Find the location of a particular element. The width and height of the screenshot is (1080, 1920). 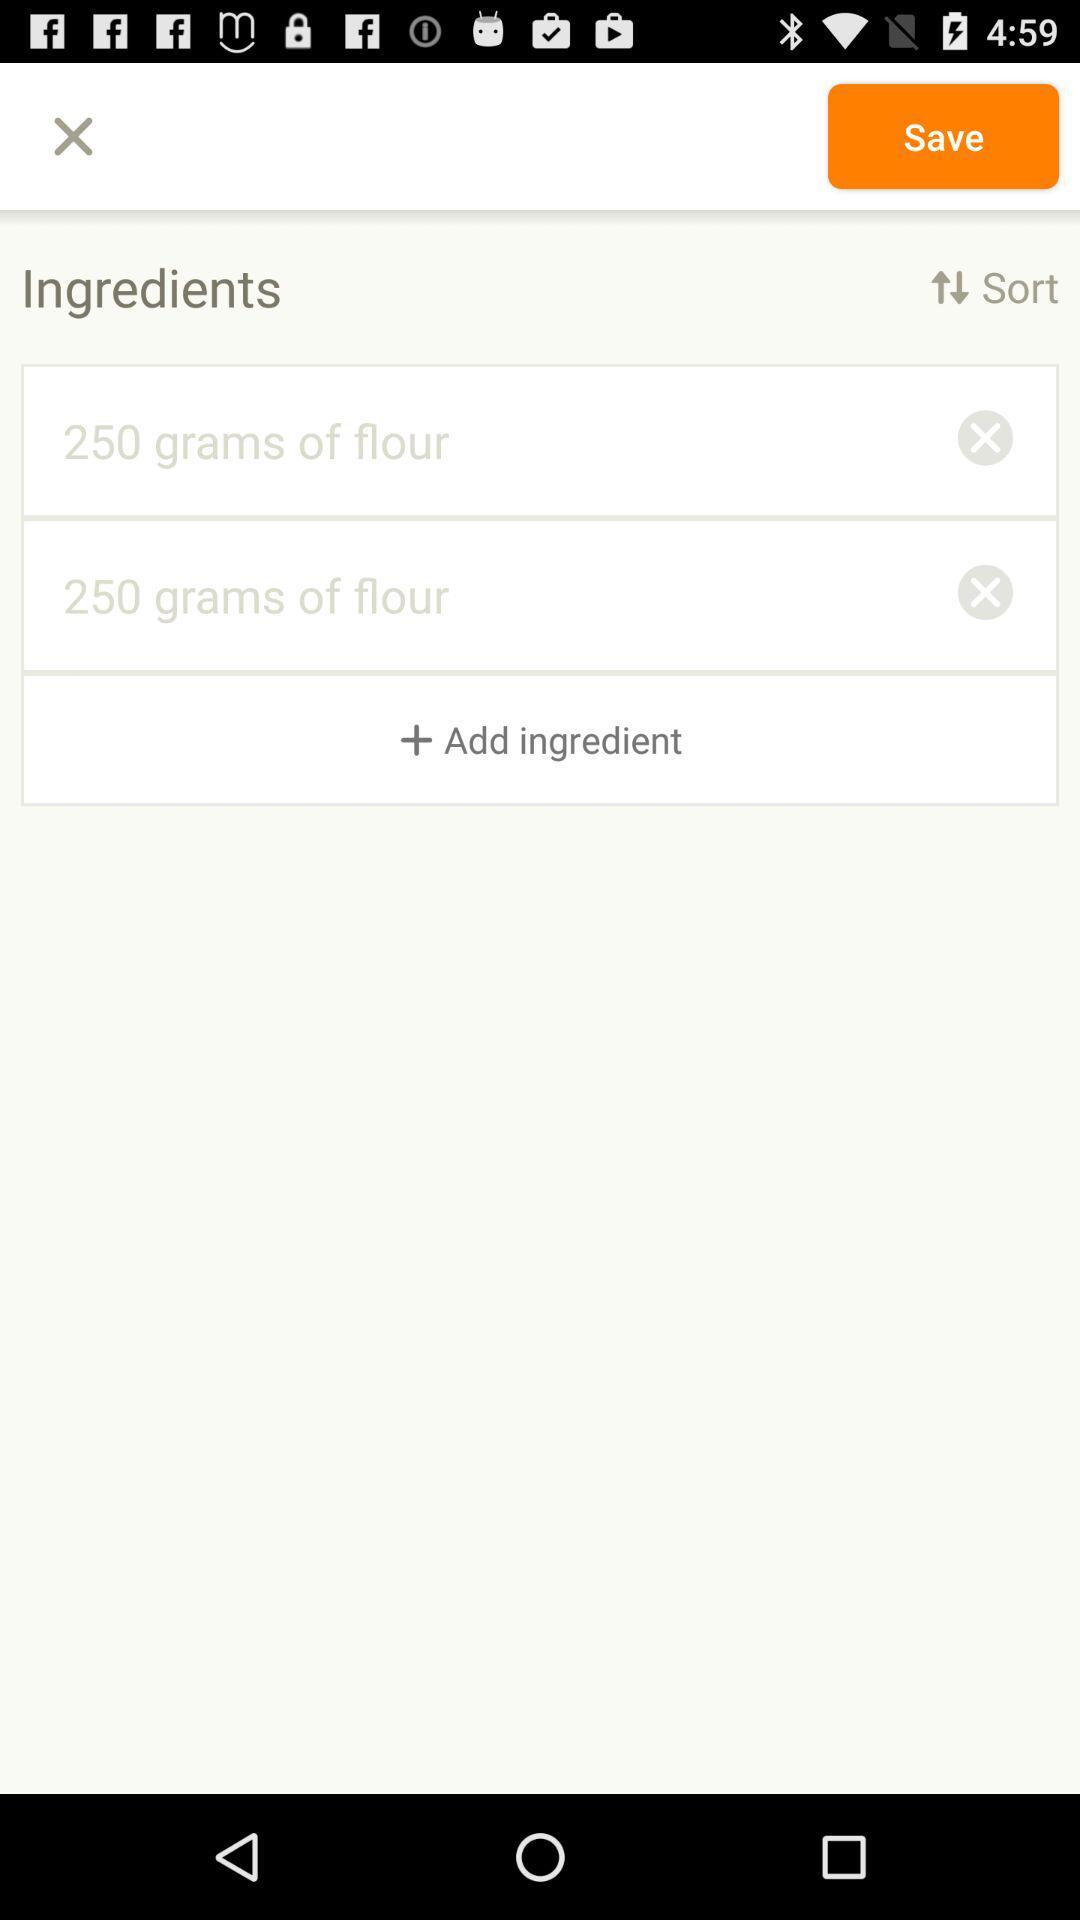

item at the top left corner is located at coordinates (72, 135).